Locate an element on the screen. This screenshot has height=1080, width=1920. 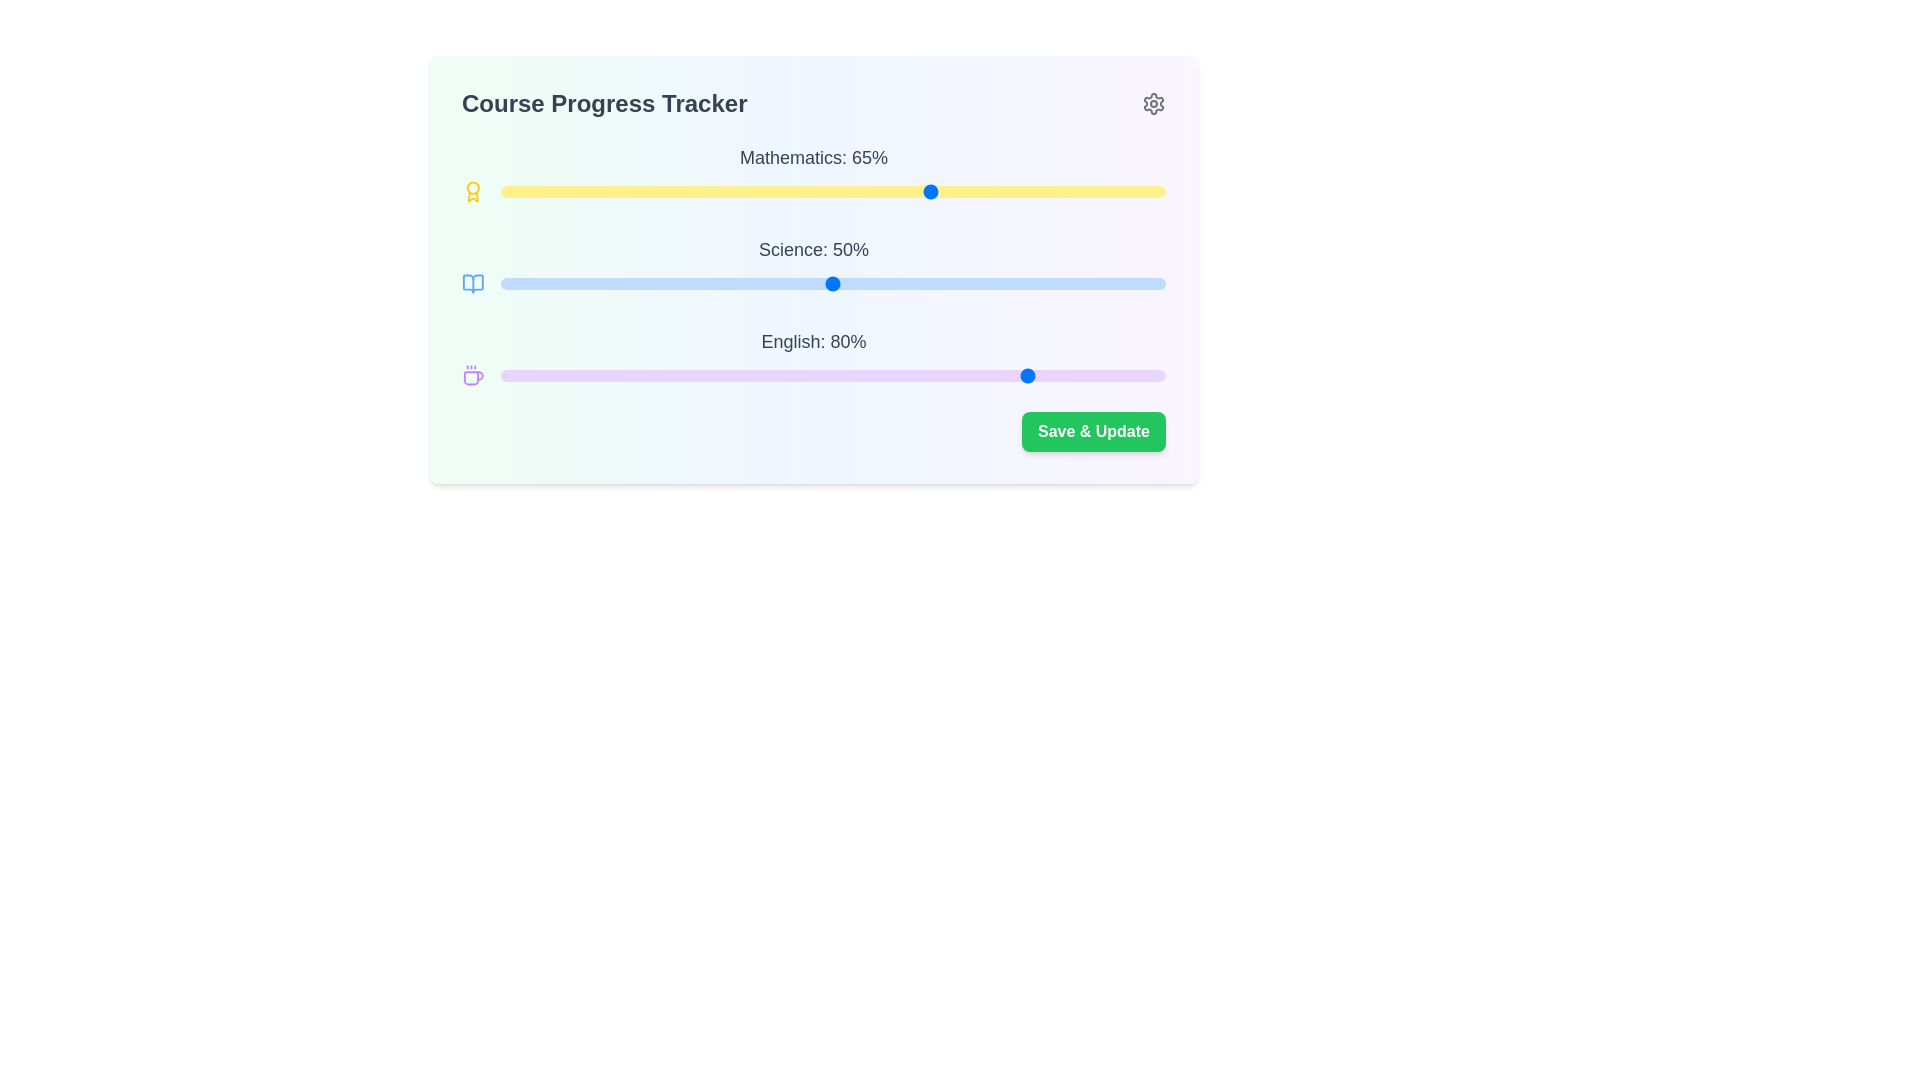
the Science progress slider is located at coordinates (565, 284).